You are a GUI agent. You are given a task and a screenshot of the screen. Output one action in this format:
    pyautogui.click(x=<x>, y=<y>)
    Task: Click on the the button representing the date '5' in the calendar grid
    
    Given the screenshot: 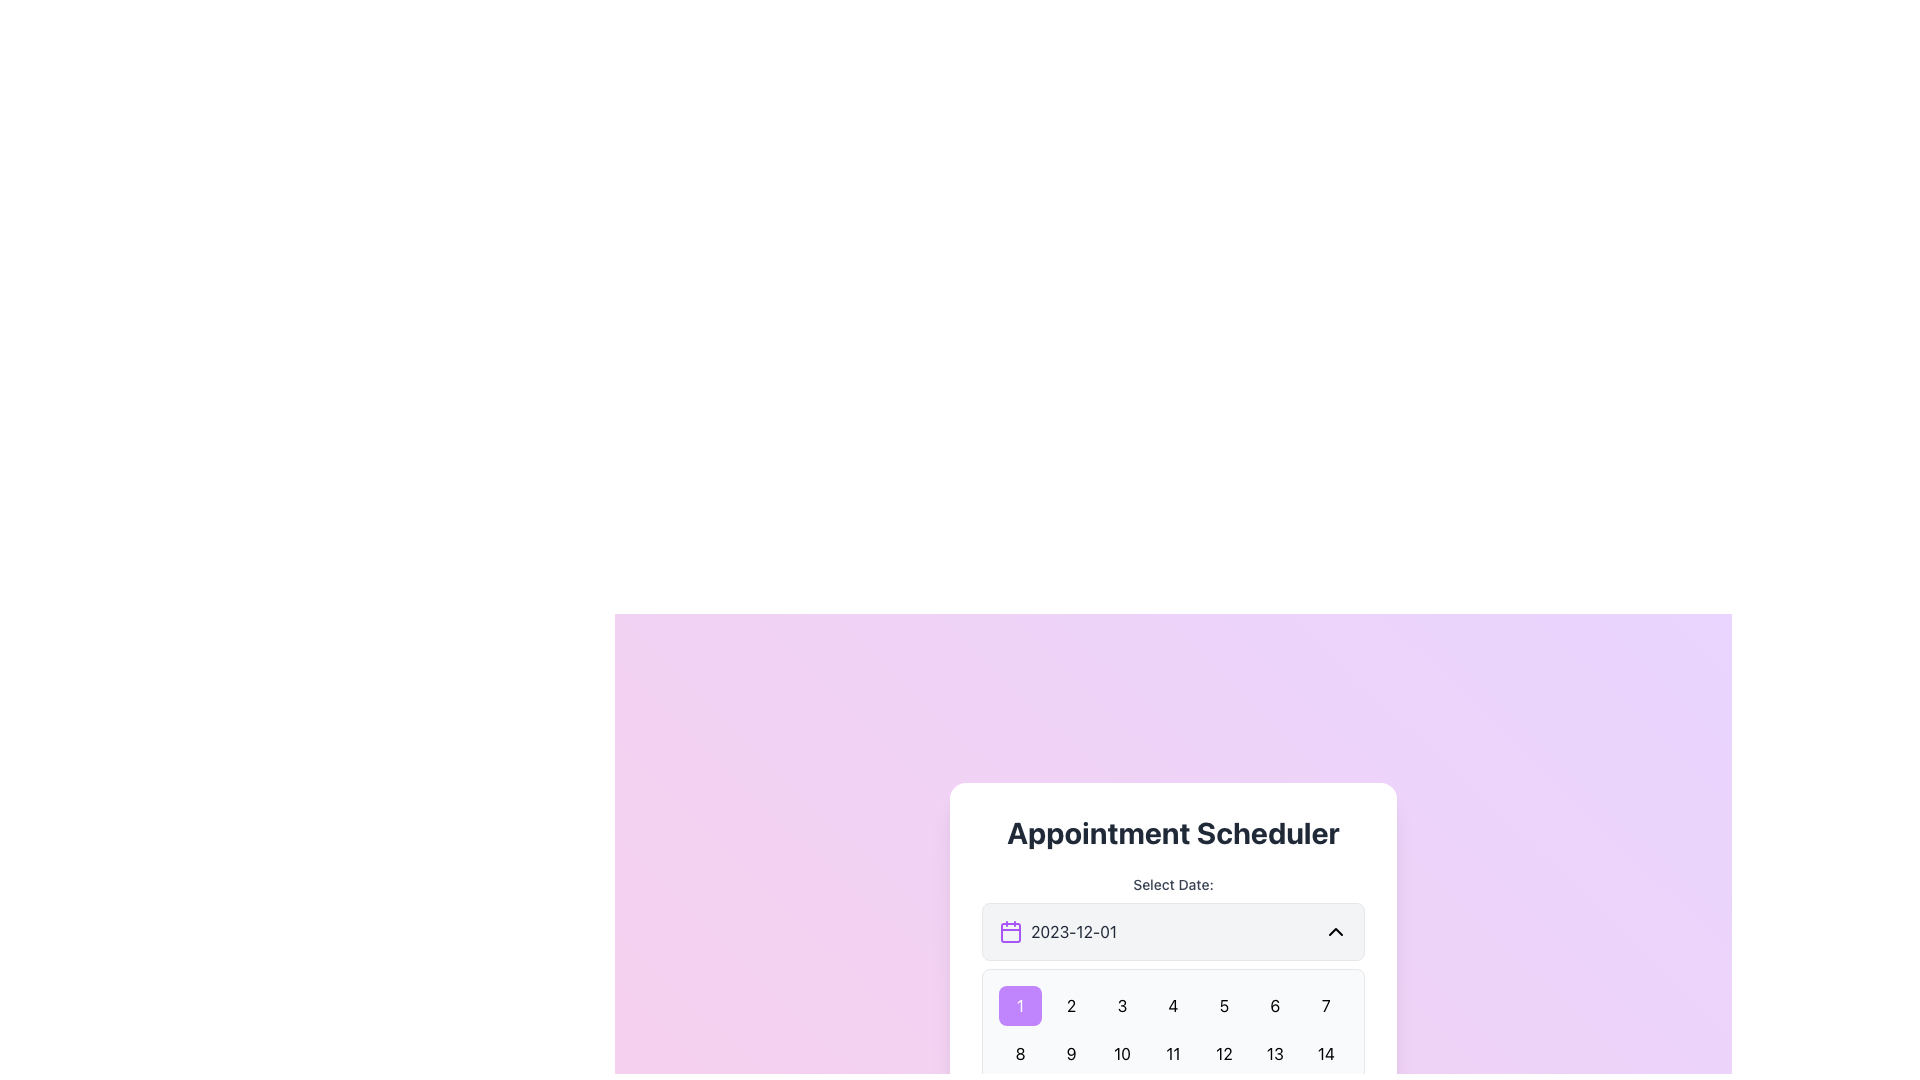 What is the action you would take?
    pyautogui.click(x=1223, y=1006)
    